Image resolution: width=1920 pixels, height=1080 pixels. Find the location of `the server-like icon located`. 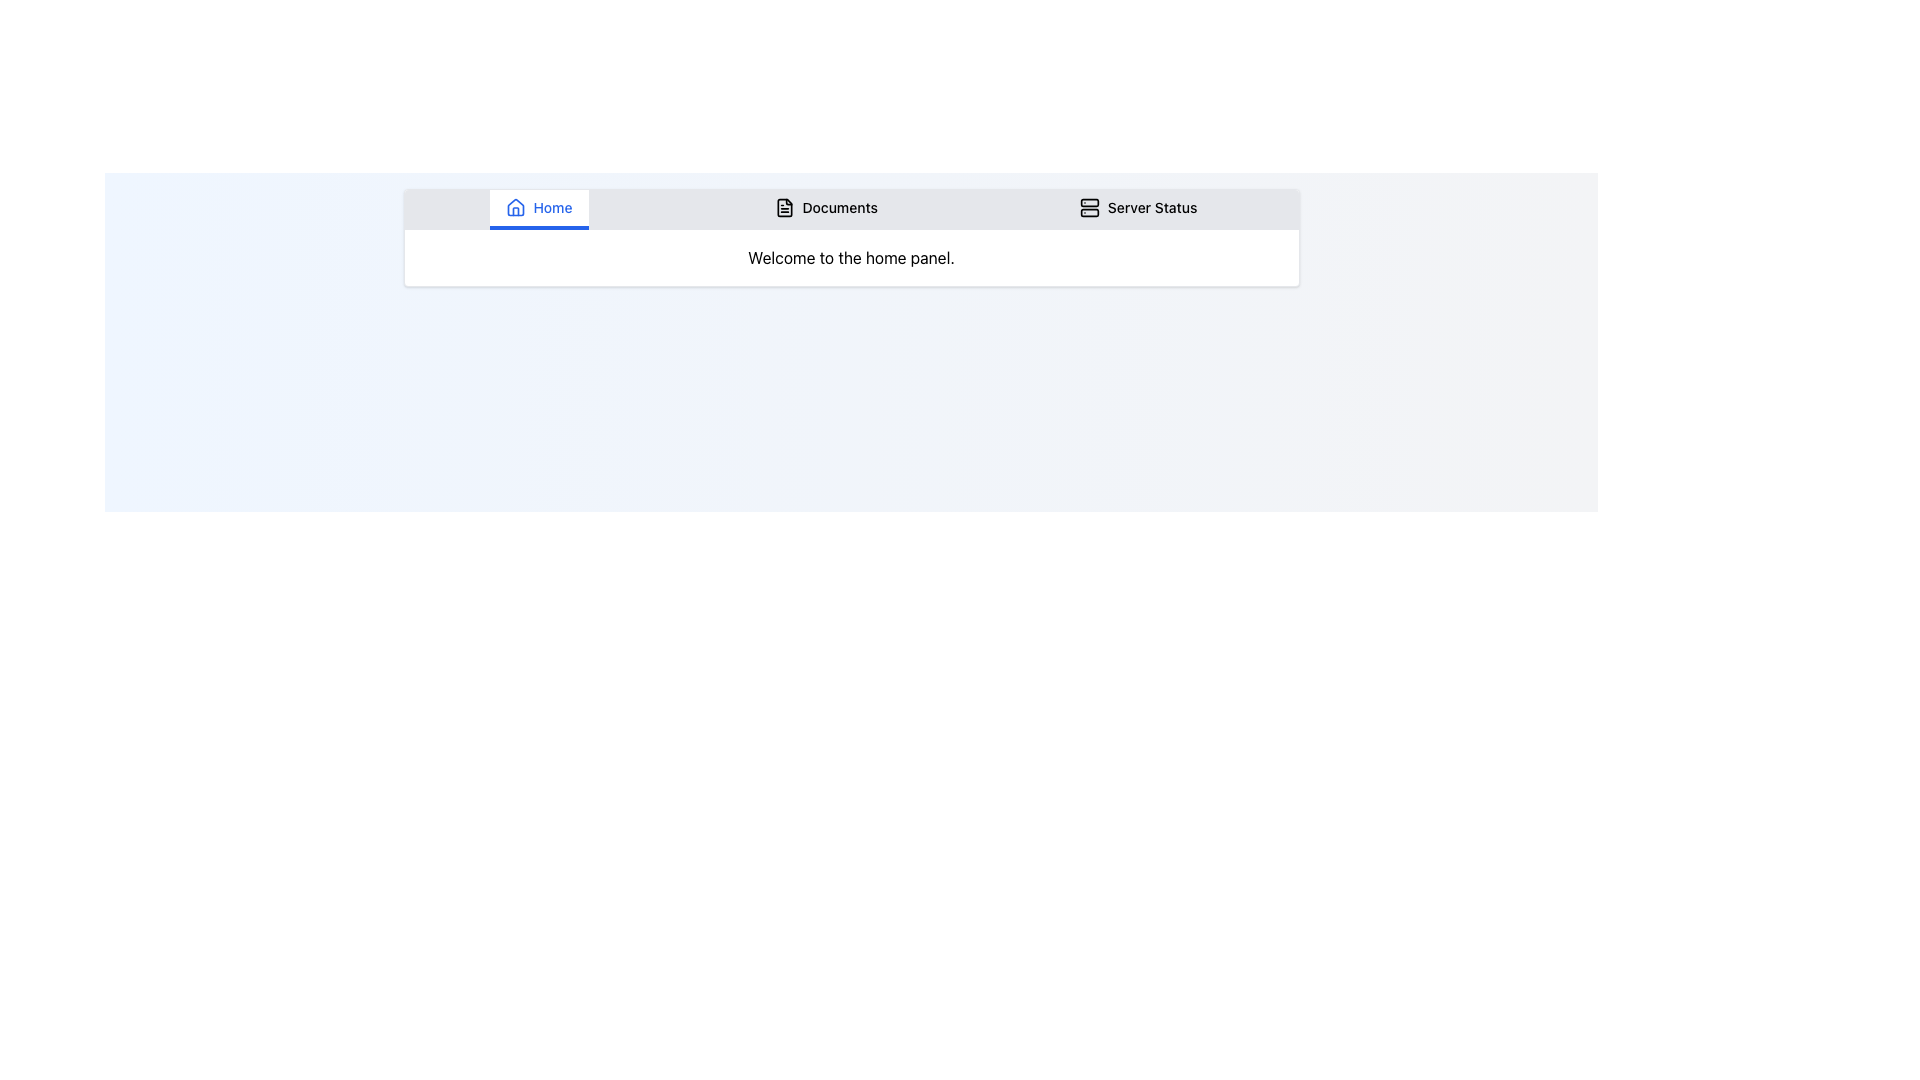

the server-like icon located is located at coordinates (1088, 208).